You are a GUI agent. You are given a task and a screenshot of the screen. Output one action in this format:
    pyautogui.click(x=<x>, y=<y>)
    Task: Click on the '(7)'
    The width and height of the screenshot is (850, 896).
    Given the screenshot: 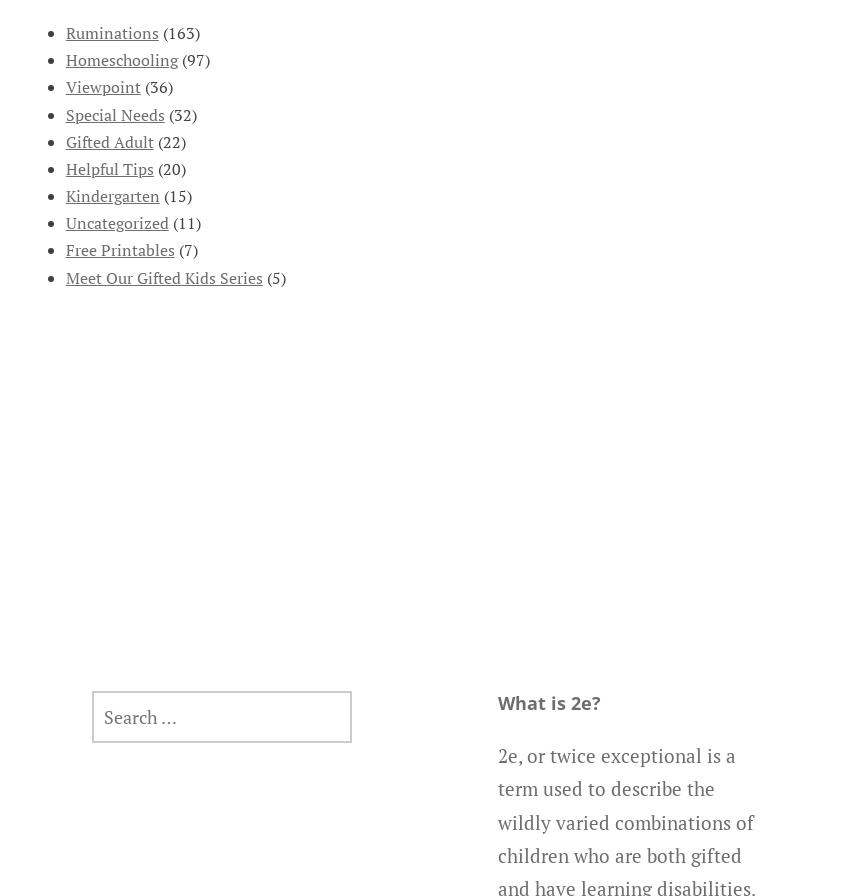 What is the action you would take?
    pyautogui.click(x=172, y=249)
    